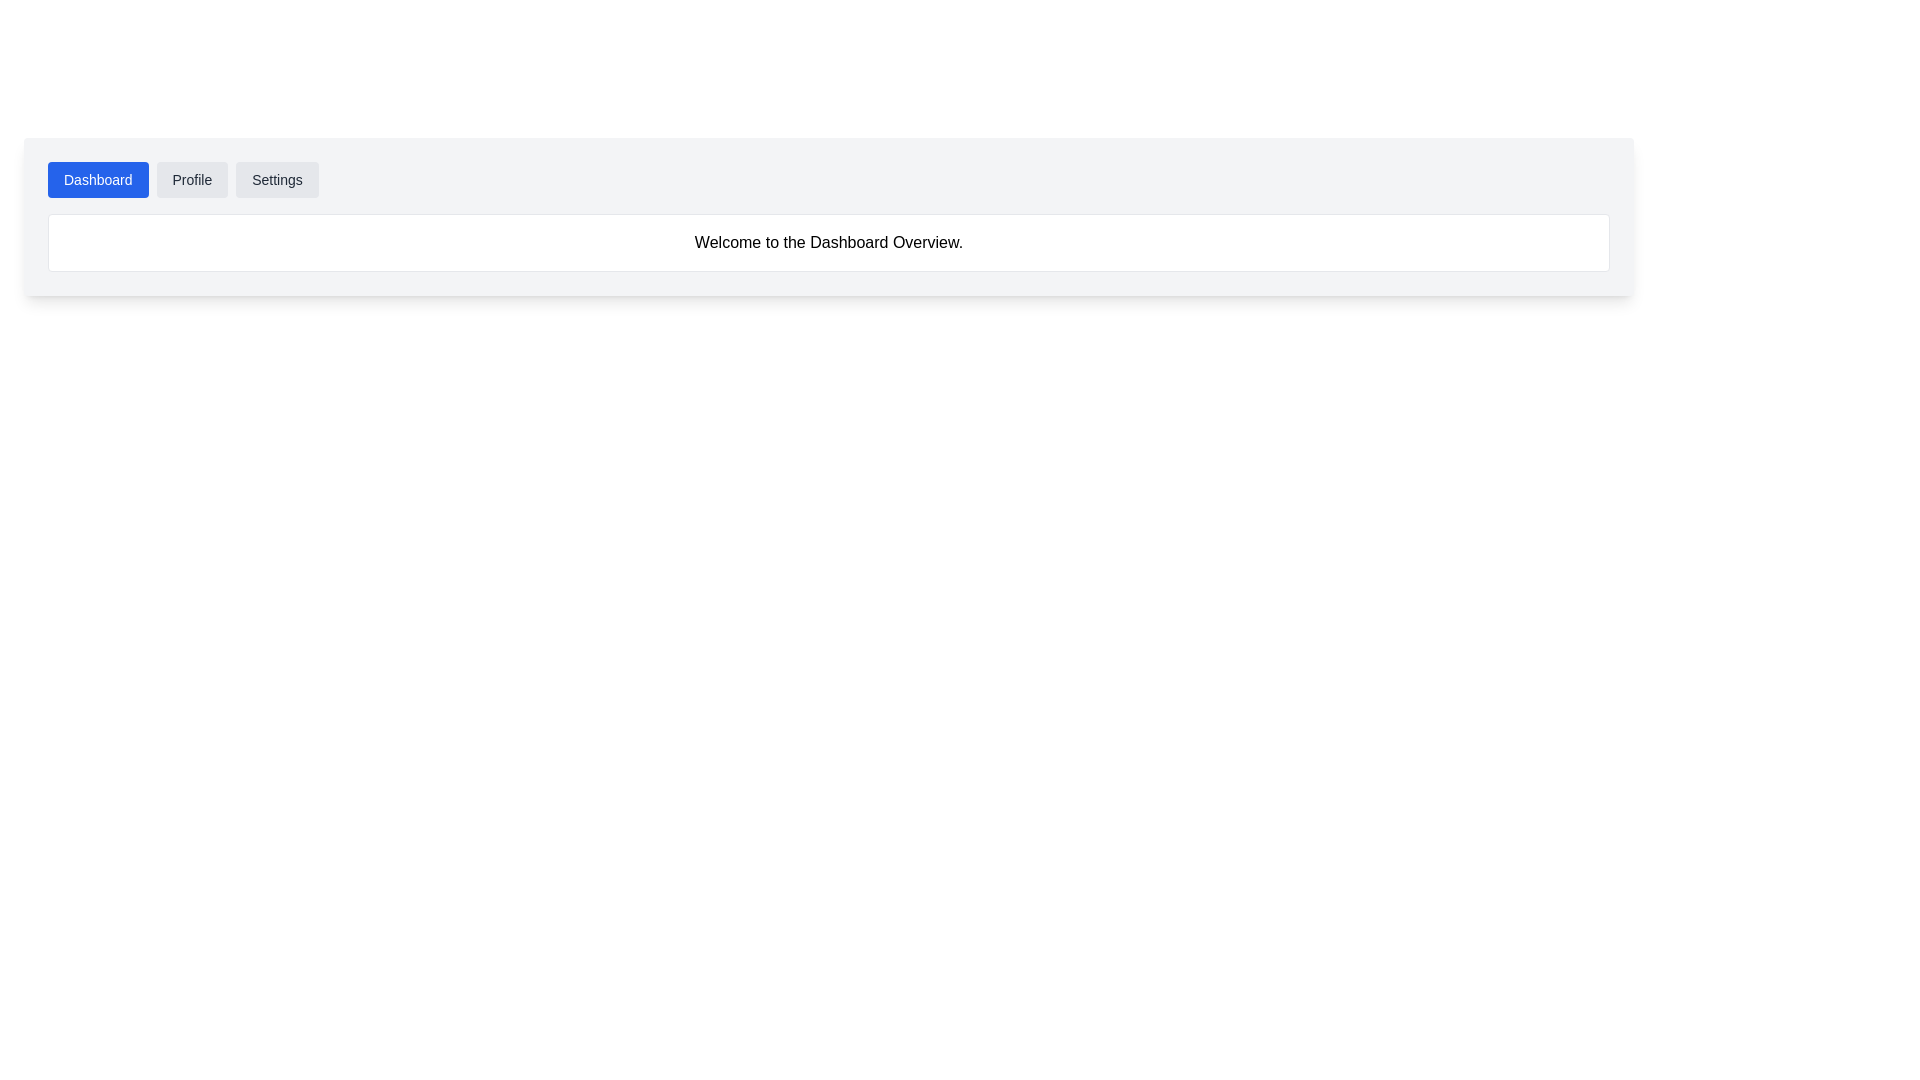 Image resolution: width=1920 pixels, height=1080 pixels. Describe the element at coordinates (192, 180) in the screenshot. I see `the tab labeled Profile to view its content` at that location.